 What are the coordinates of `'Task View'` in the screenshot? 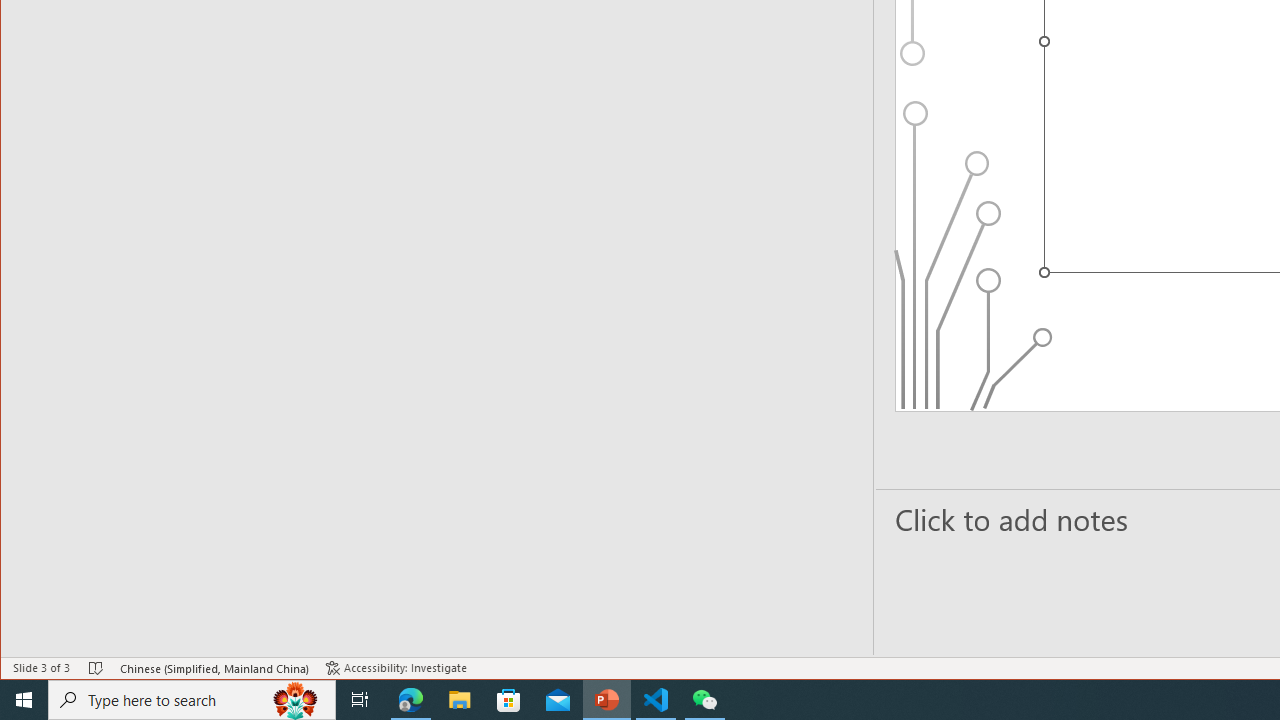 It's located at (359, 698).